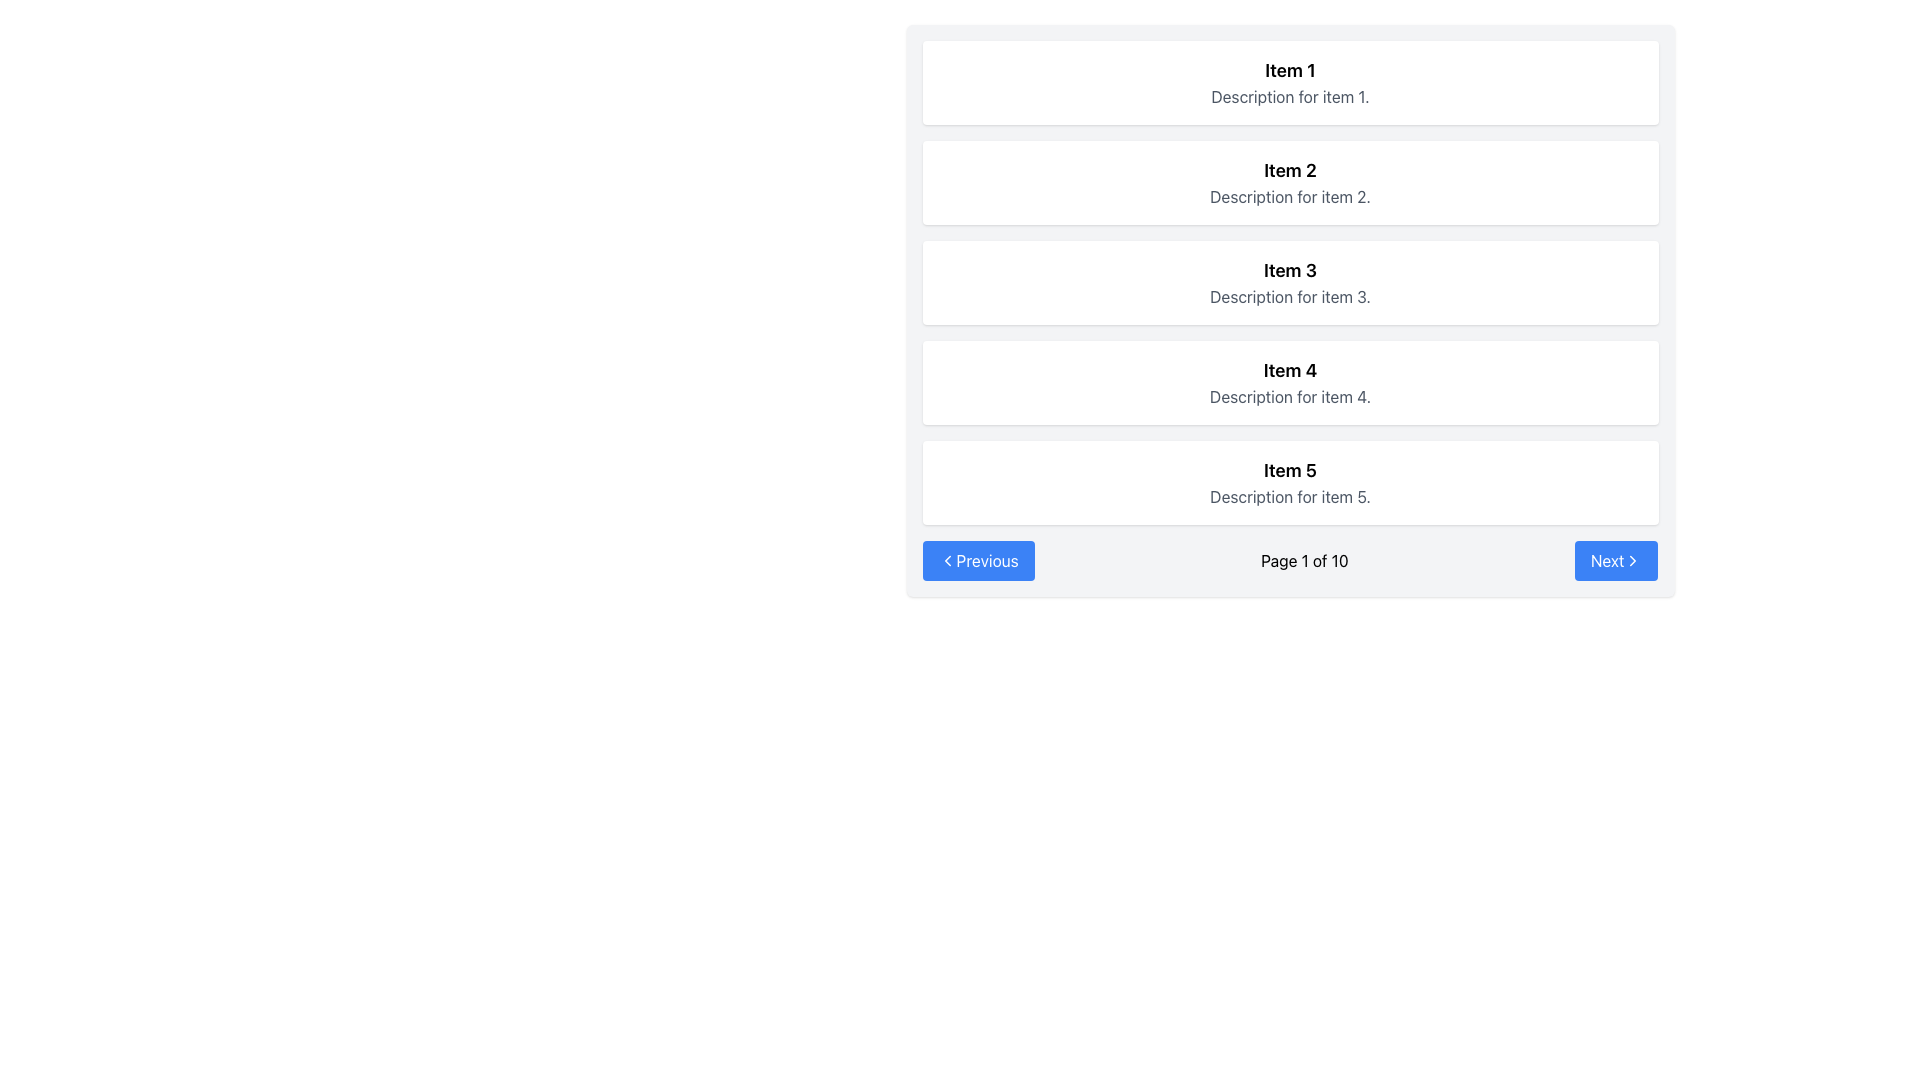 This screenshot has height=1080, width=1920. Describe the element at coordinates (1290, 560) in the screenshot. I see `text in the center section of the Pagination Control to understand the current page number, which displays 'Page 1 of 10'` at that location.